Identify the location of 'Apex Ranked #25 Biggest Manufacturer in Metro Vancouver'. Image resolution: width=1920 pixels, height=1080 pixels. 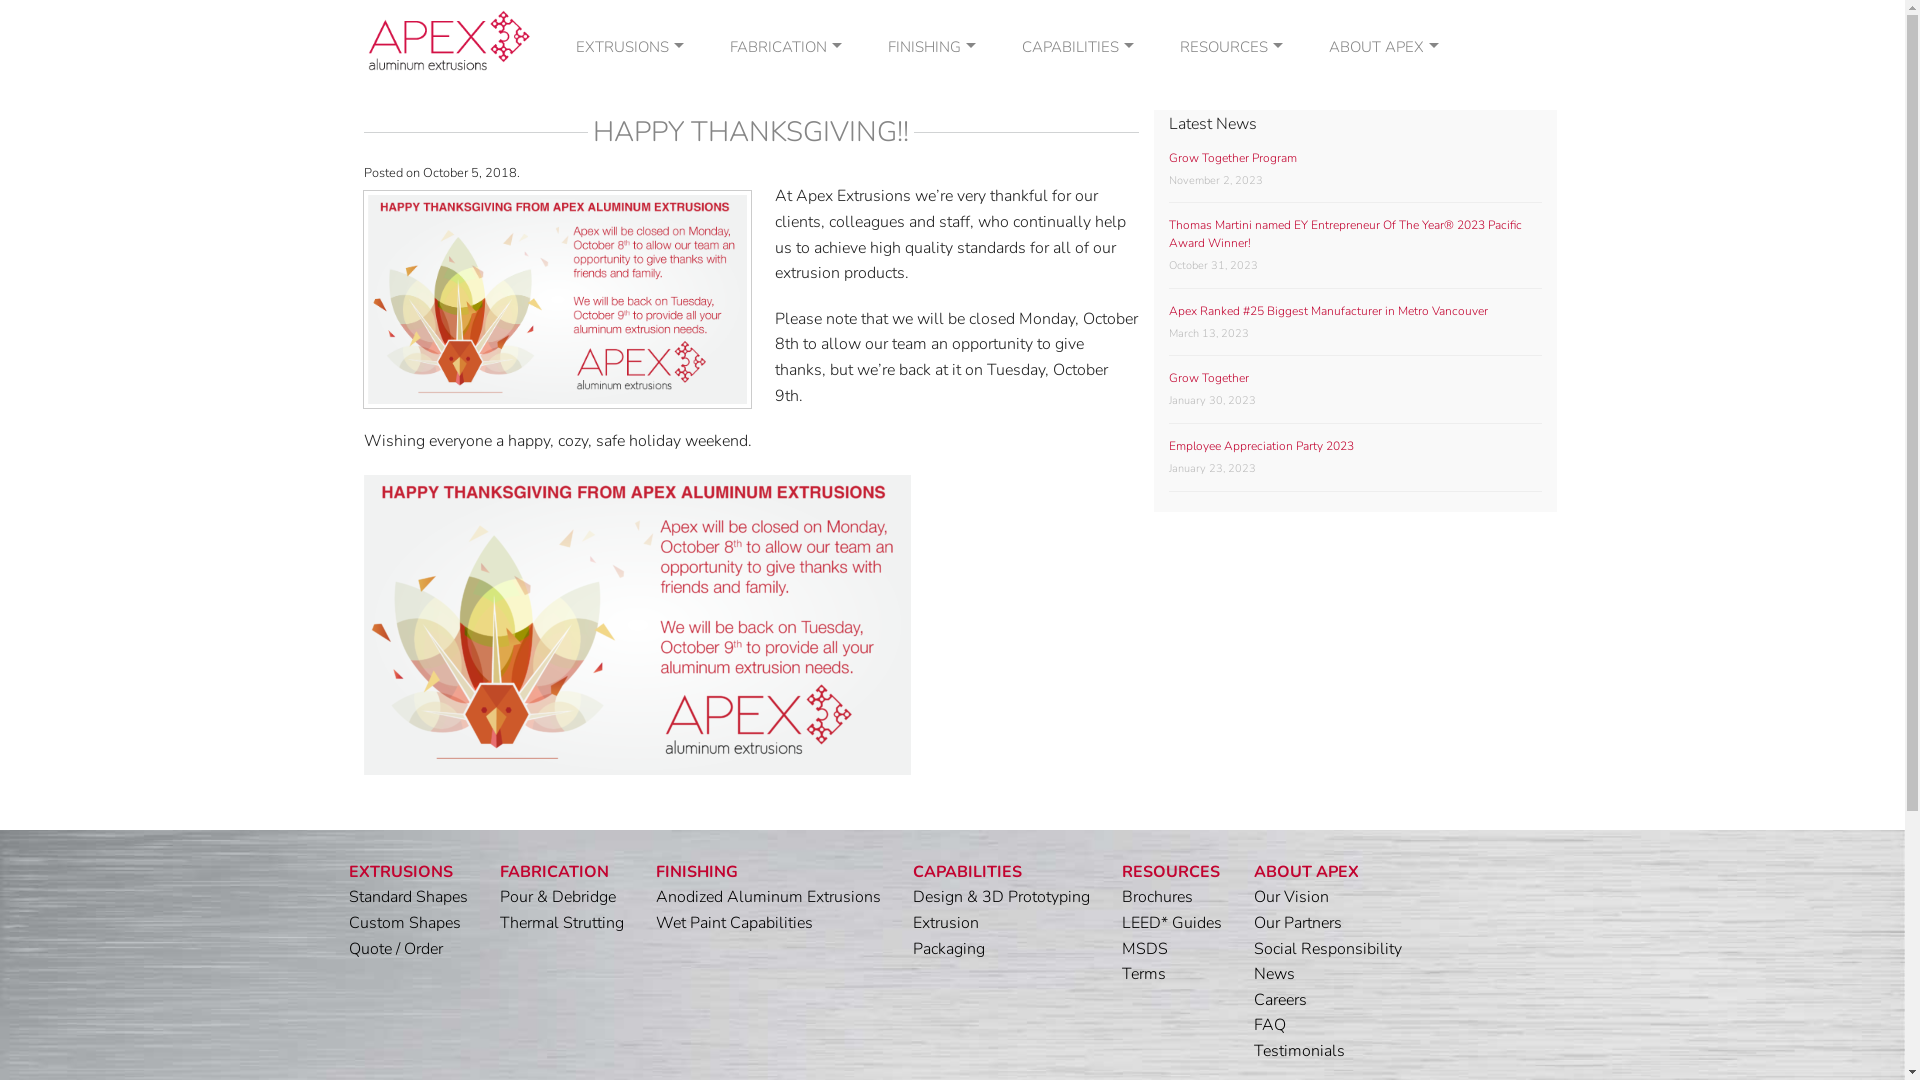
(1328, 311).